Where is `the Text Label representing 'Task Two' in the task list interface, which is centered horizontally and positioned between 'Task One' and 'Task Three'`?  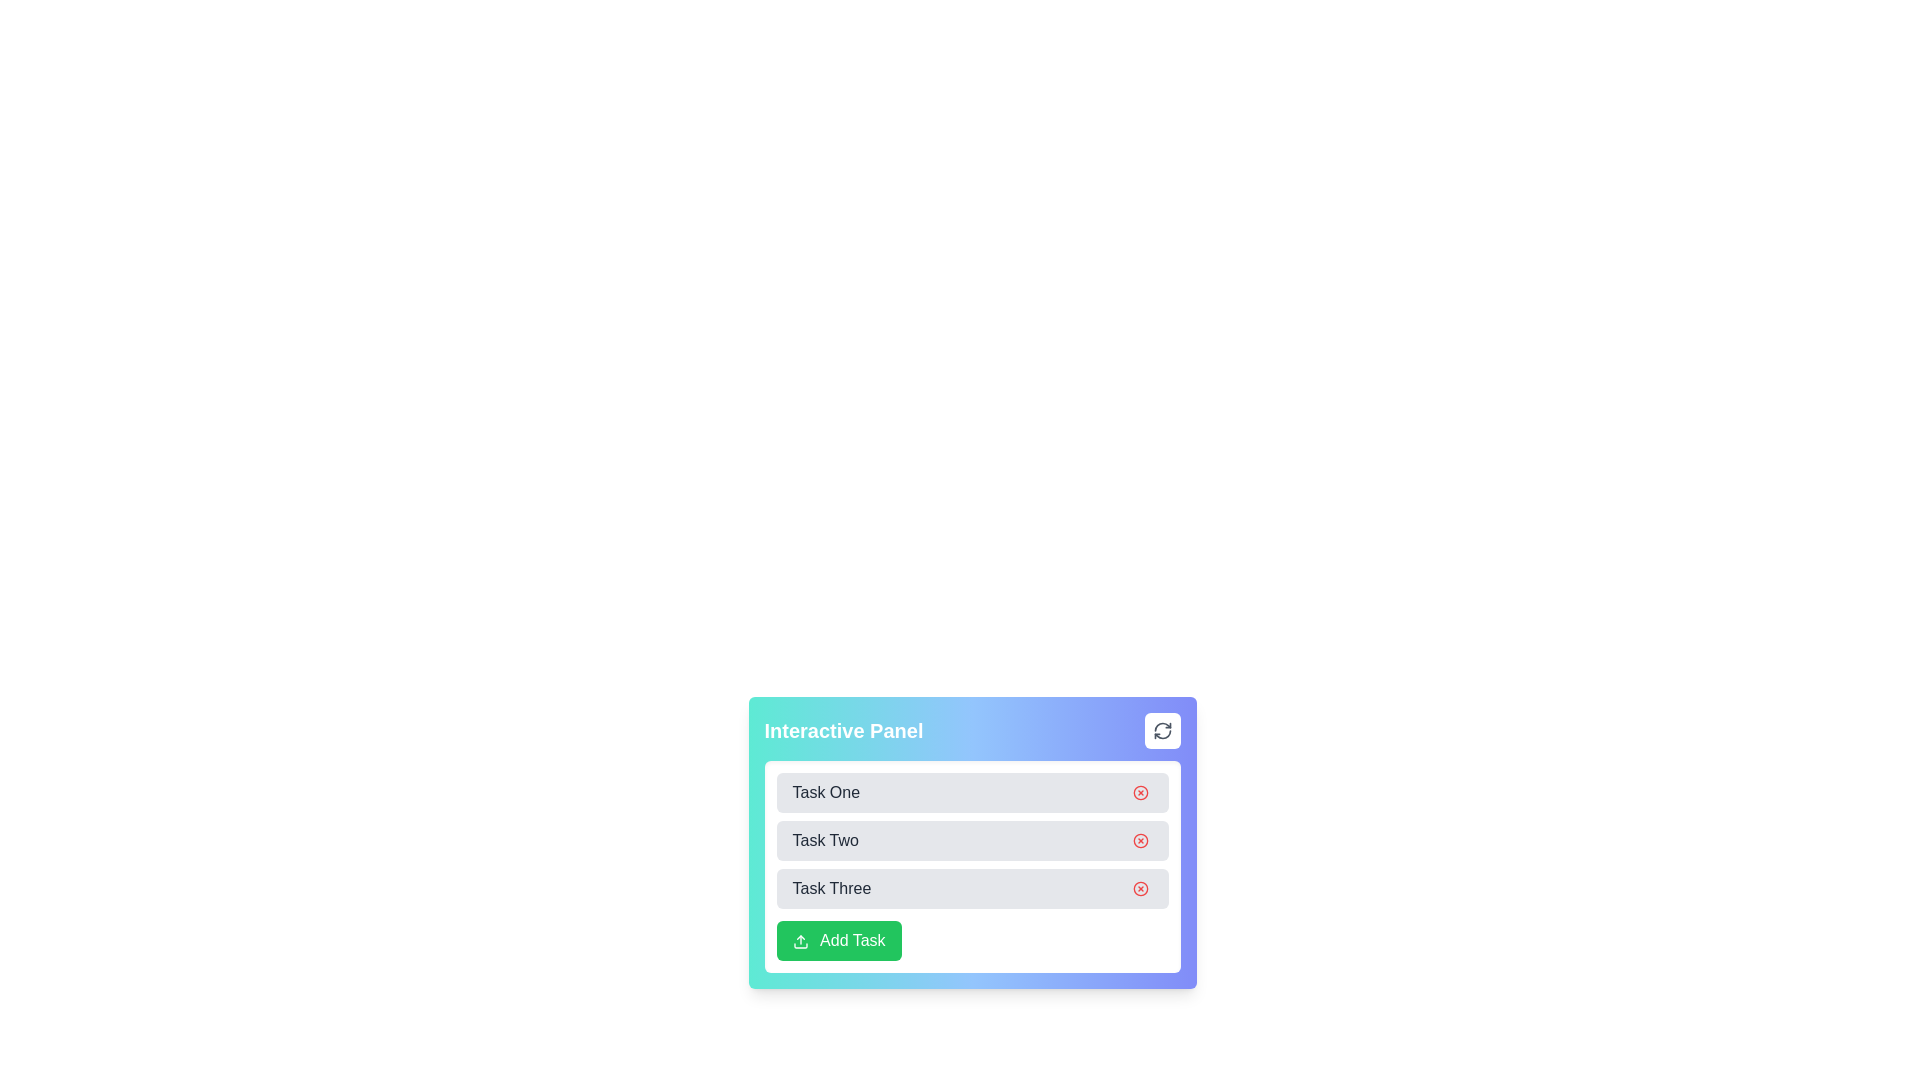
the Text Label representing 'Task Two' in the task list interface, which is centered horizontally and positioned between 'Task One' and 'Task Three' is located at coordinates (825, 840).